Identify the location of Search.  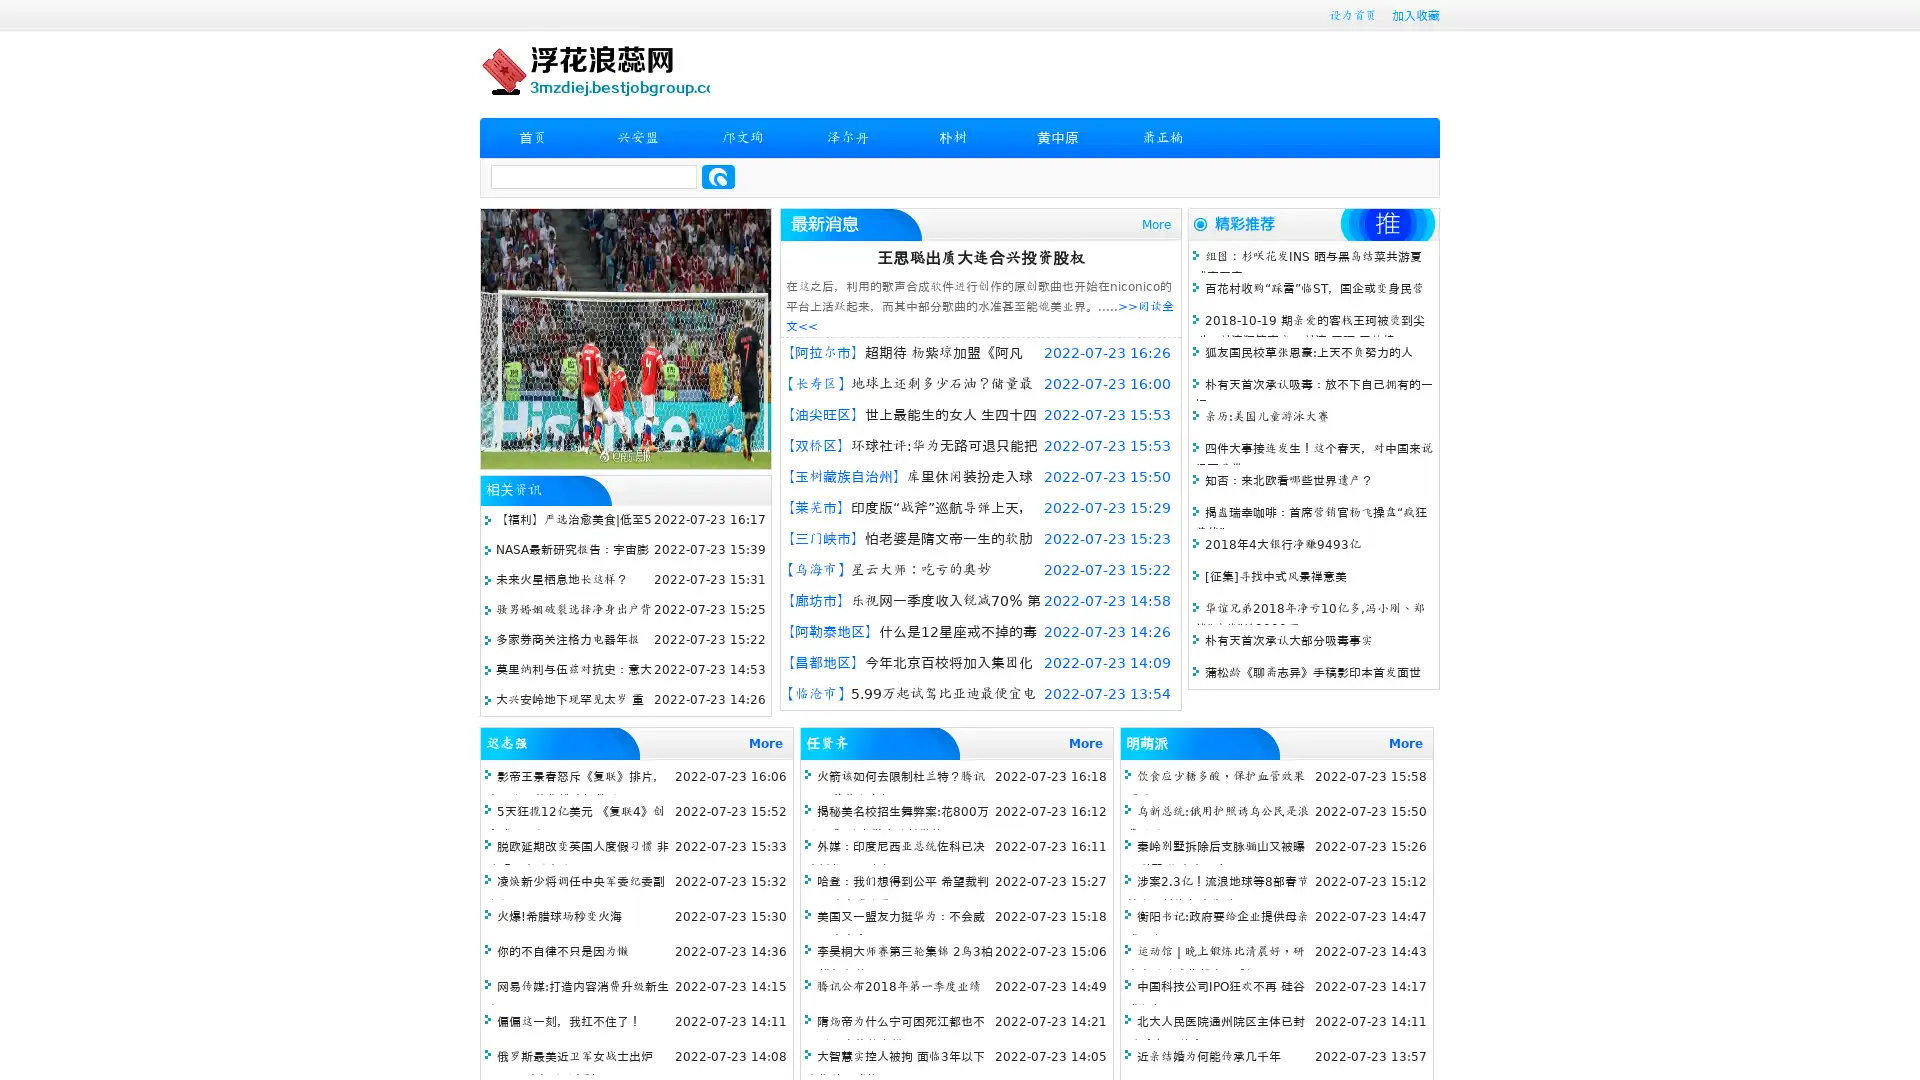
(718, 176).